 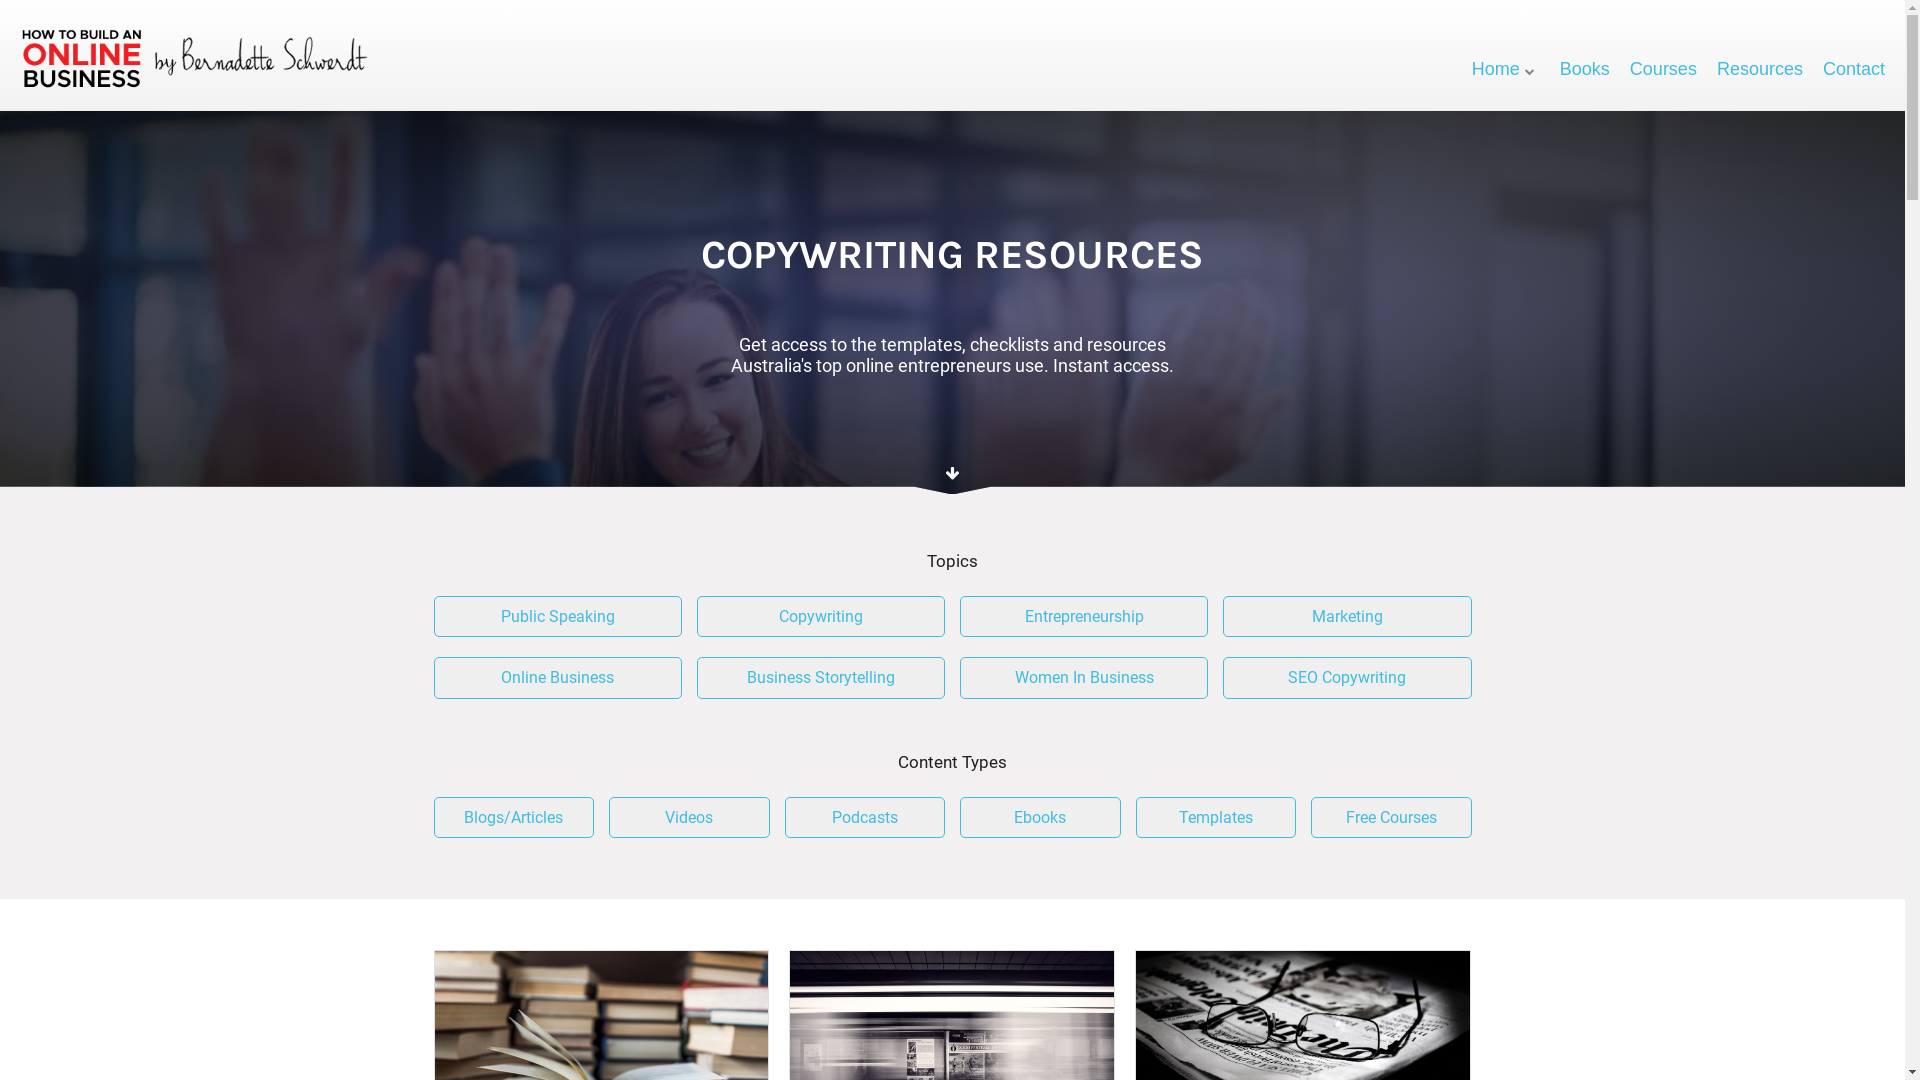 What do you see at coordinates (820, 677) in the screenshot?
I see `'Business Storytelling'` at bounding box center [820, 677].